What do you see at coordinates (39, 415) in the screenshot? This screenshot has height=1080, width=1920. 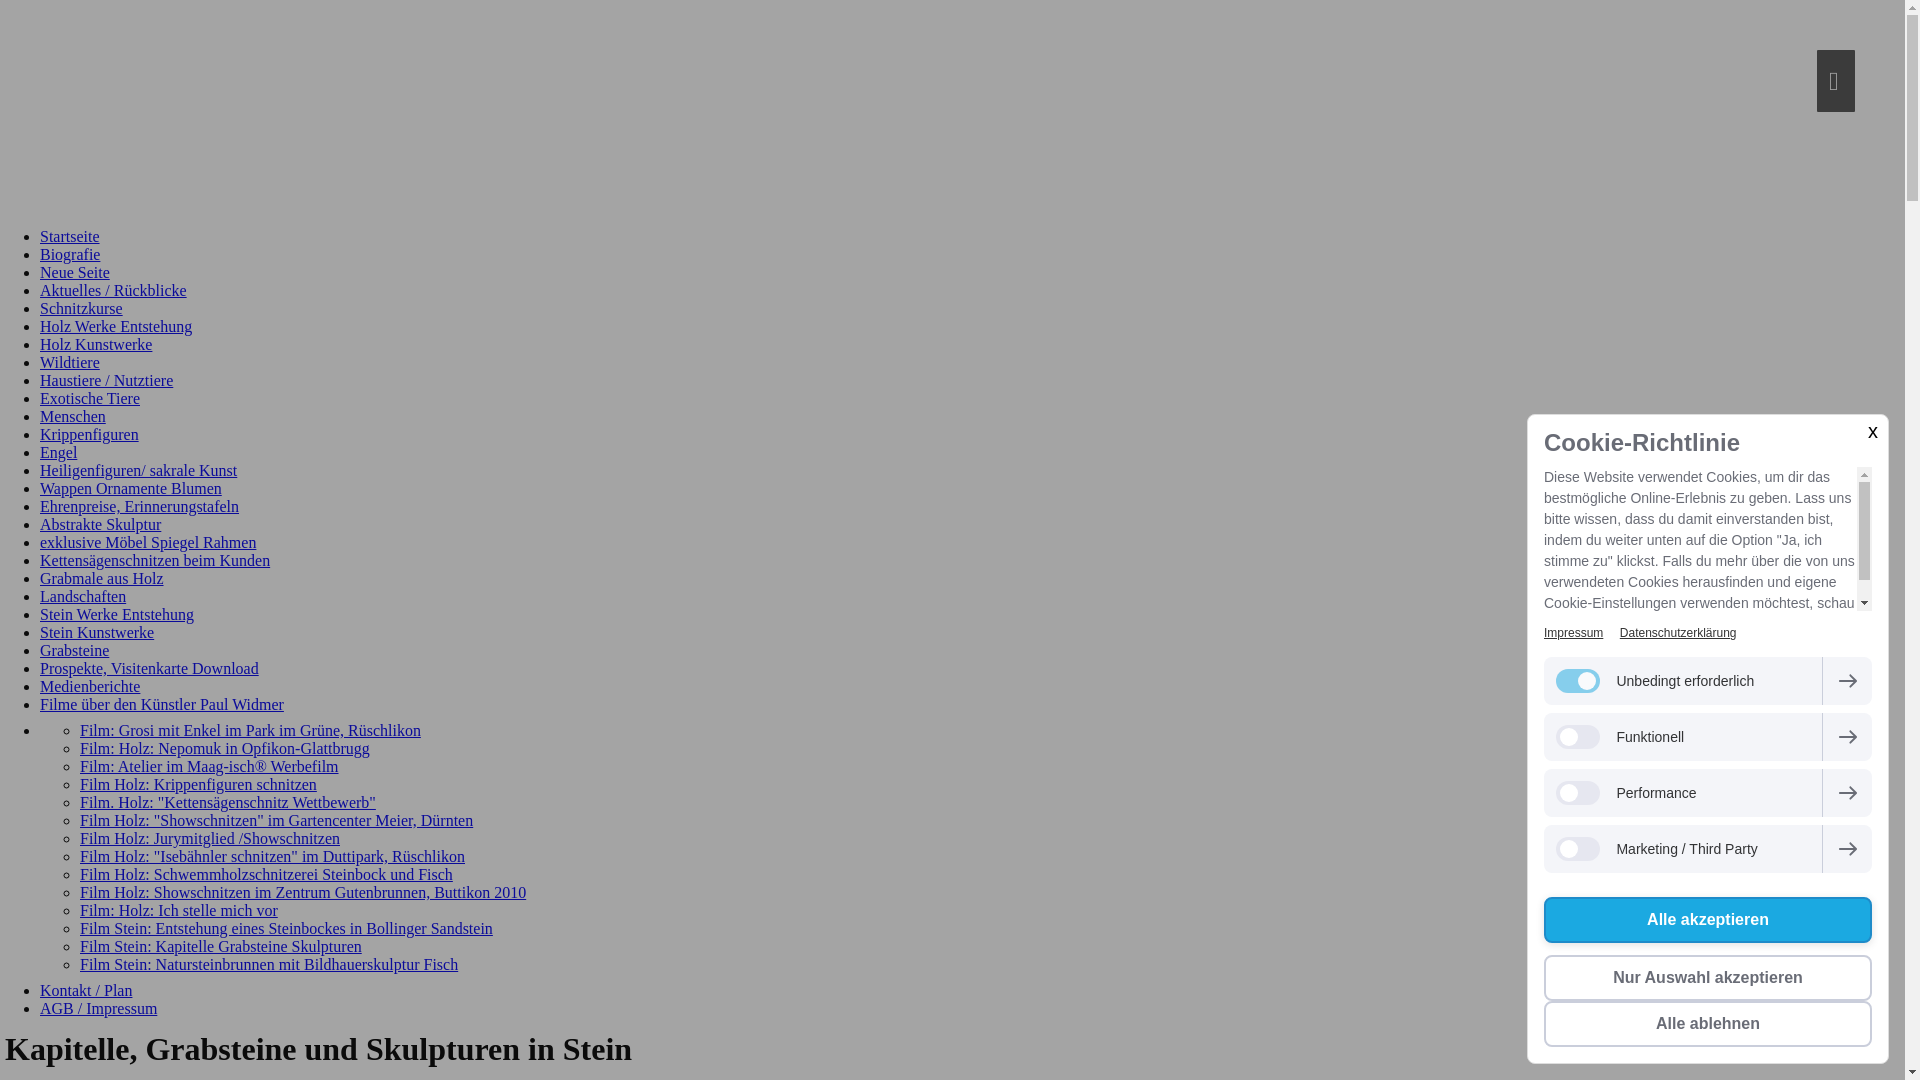 I see `'Menschen'` at bounding box center [39, 415].